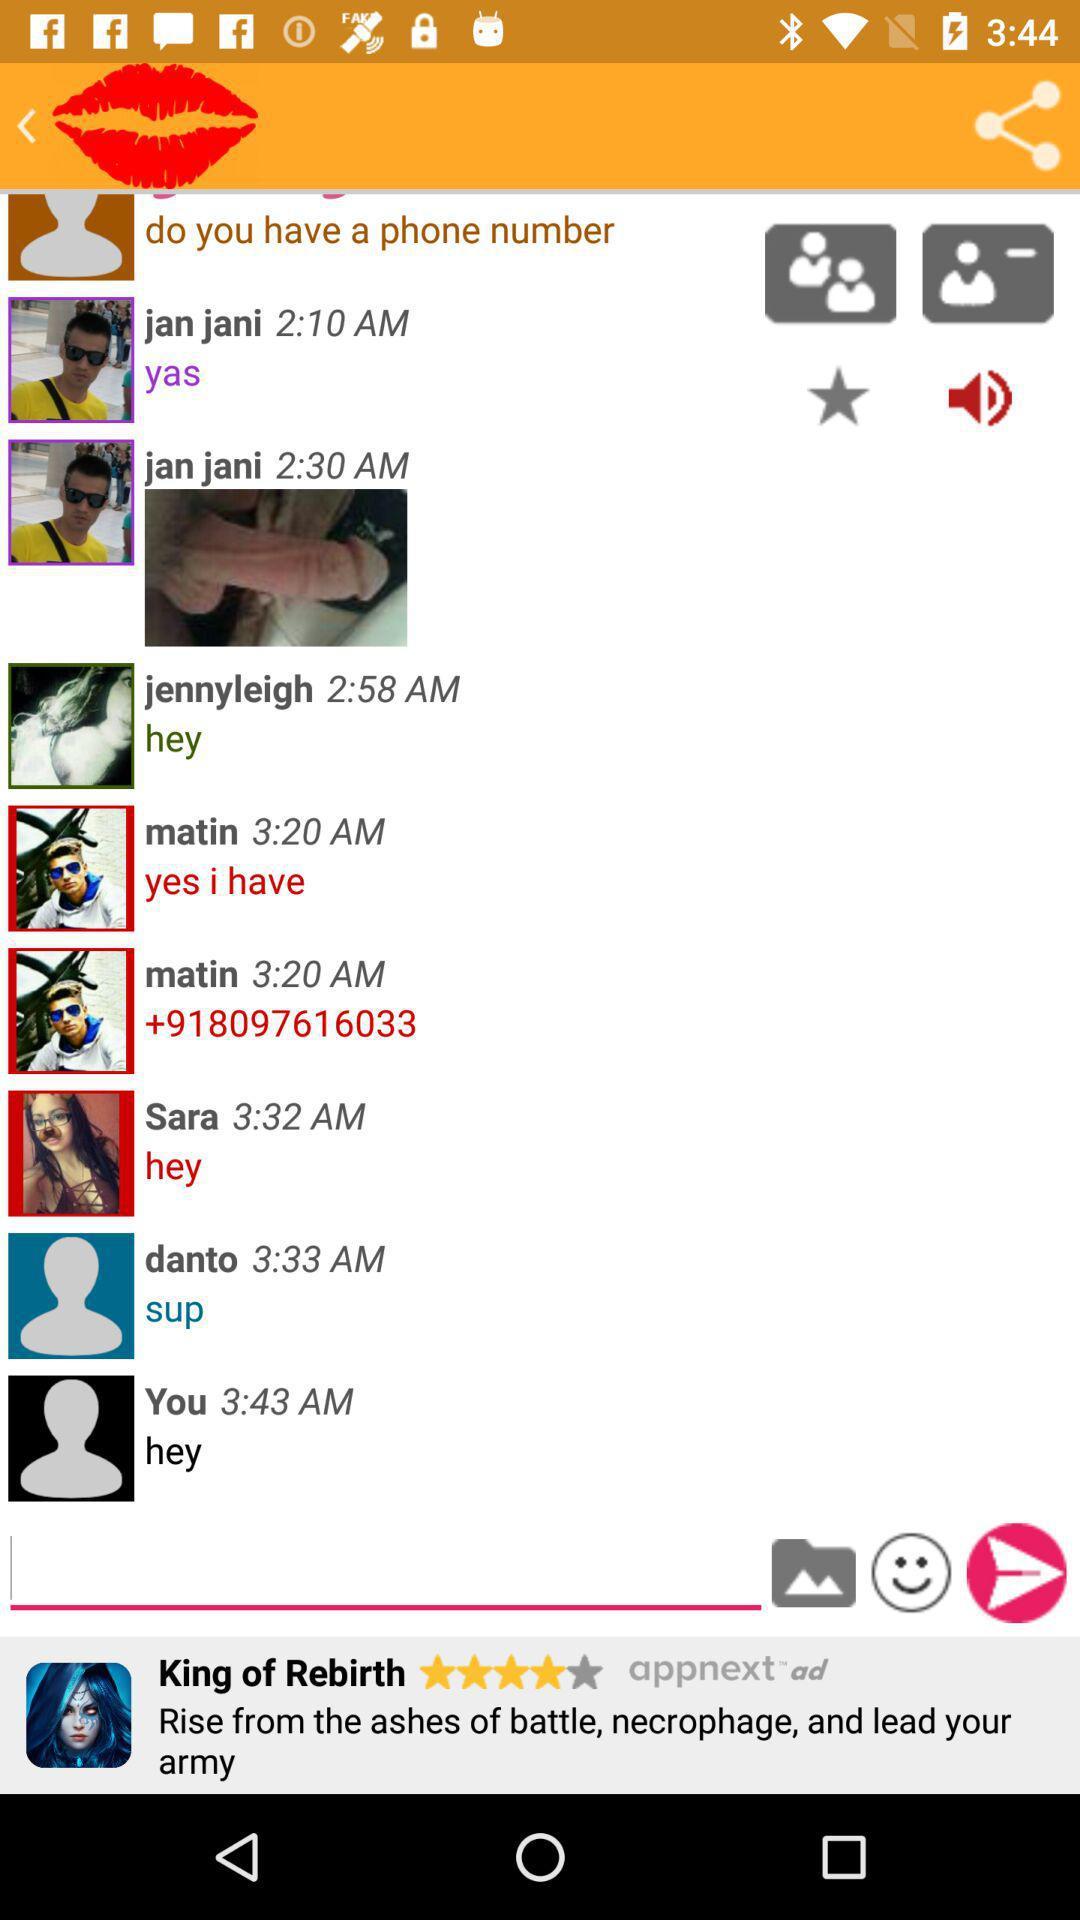  I want to click on next page button, so click(1016, 1572).